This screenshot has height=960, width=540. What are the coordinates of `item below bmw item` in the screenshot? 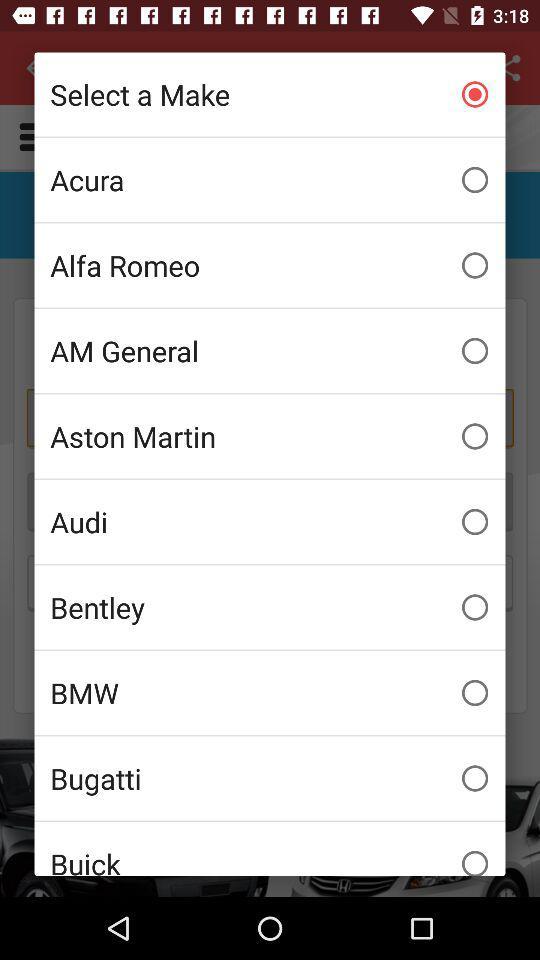 It's located at (270, 777).